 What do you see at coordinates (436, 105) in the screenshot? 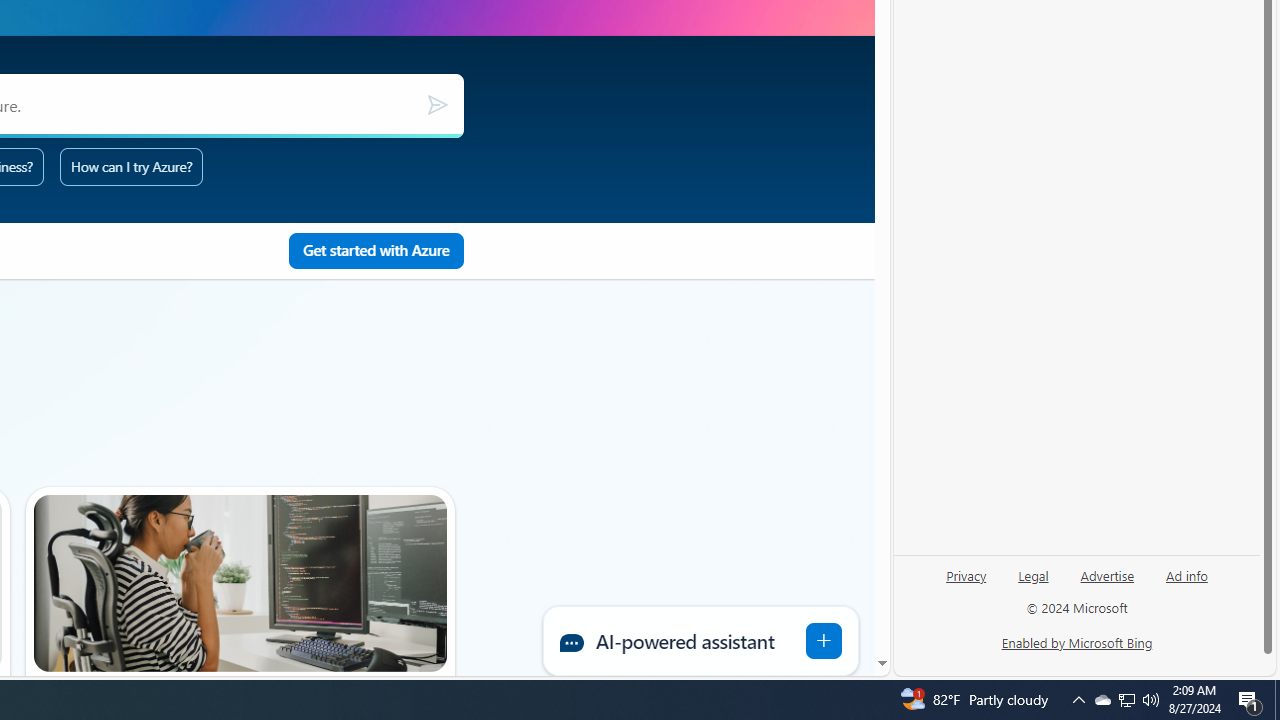
I see `'Submit'` at bounding box center [436, 105].